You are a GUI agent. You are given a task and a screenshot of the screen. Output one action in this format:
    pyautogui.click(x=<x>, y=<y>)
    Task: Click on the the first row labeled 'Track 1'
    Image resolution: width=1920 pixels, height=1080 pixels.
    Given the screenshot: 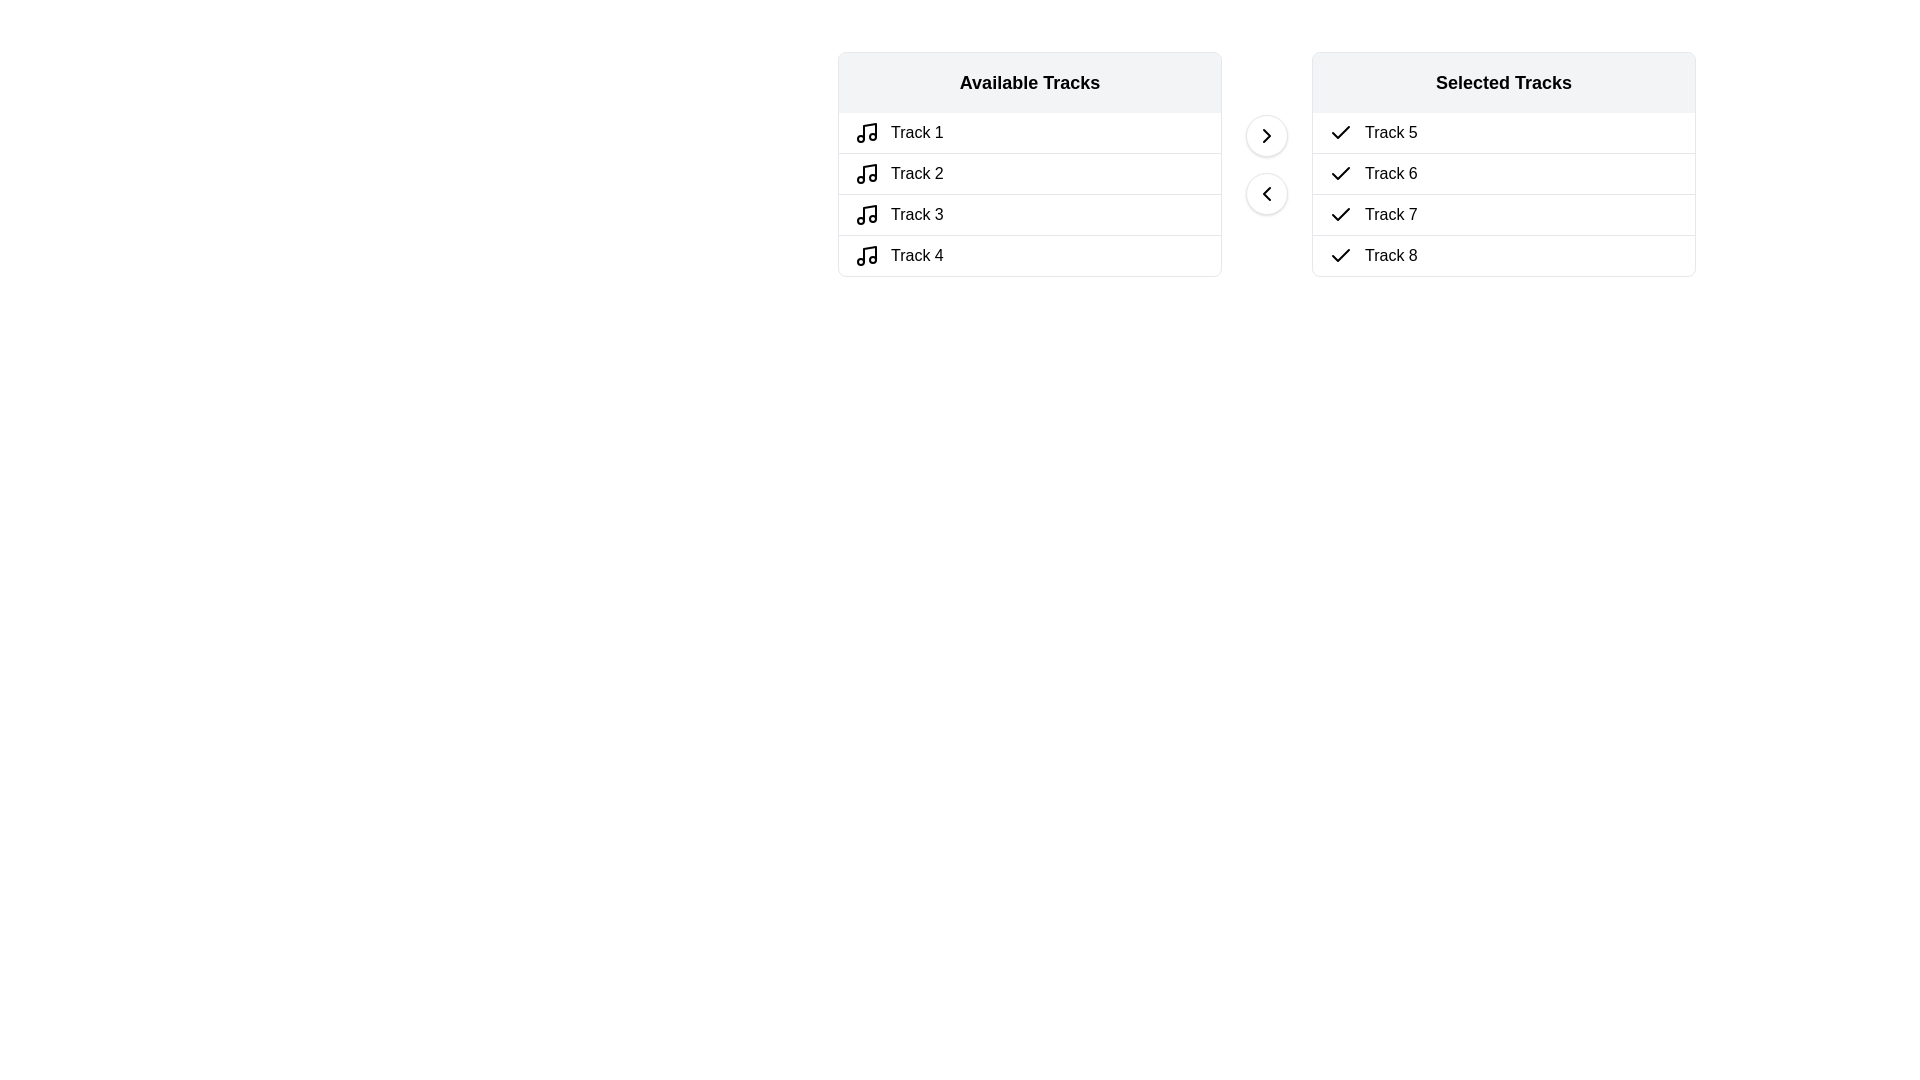 What is the action you would take?
    pyautogui.click(x=1030, y=132)
    